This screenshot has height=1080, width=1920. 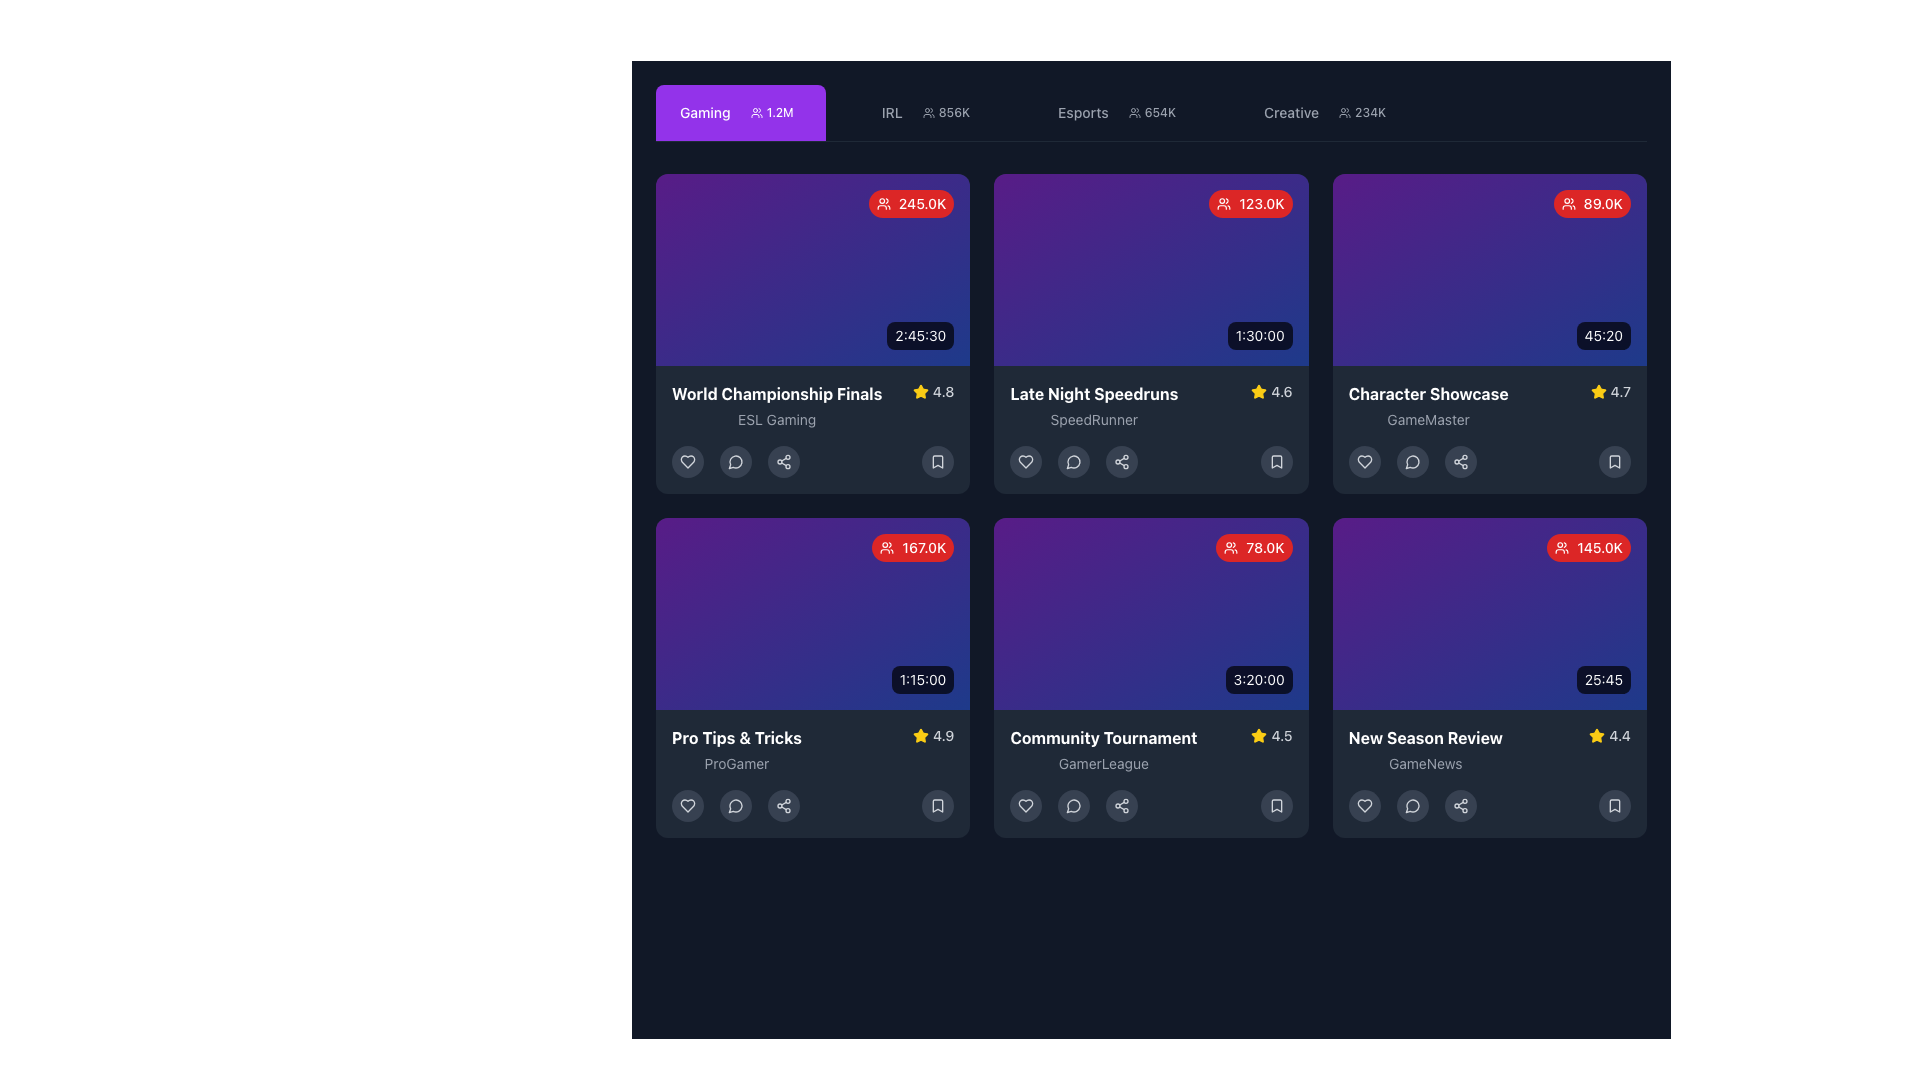 I want to click on the Text label displaying the rating score '4.7' adjacent to the star icon in the bottom-right corner of the 'Character Showcase' card, so click(x=1620, y=392).